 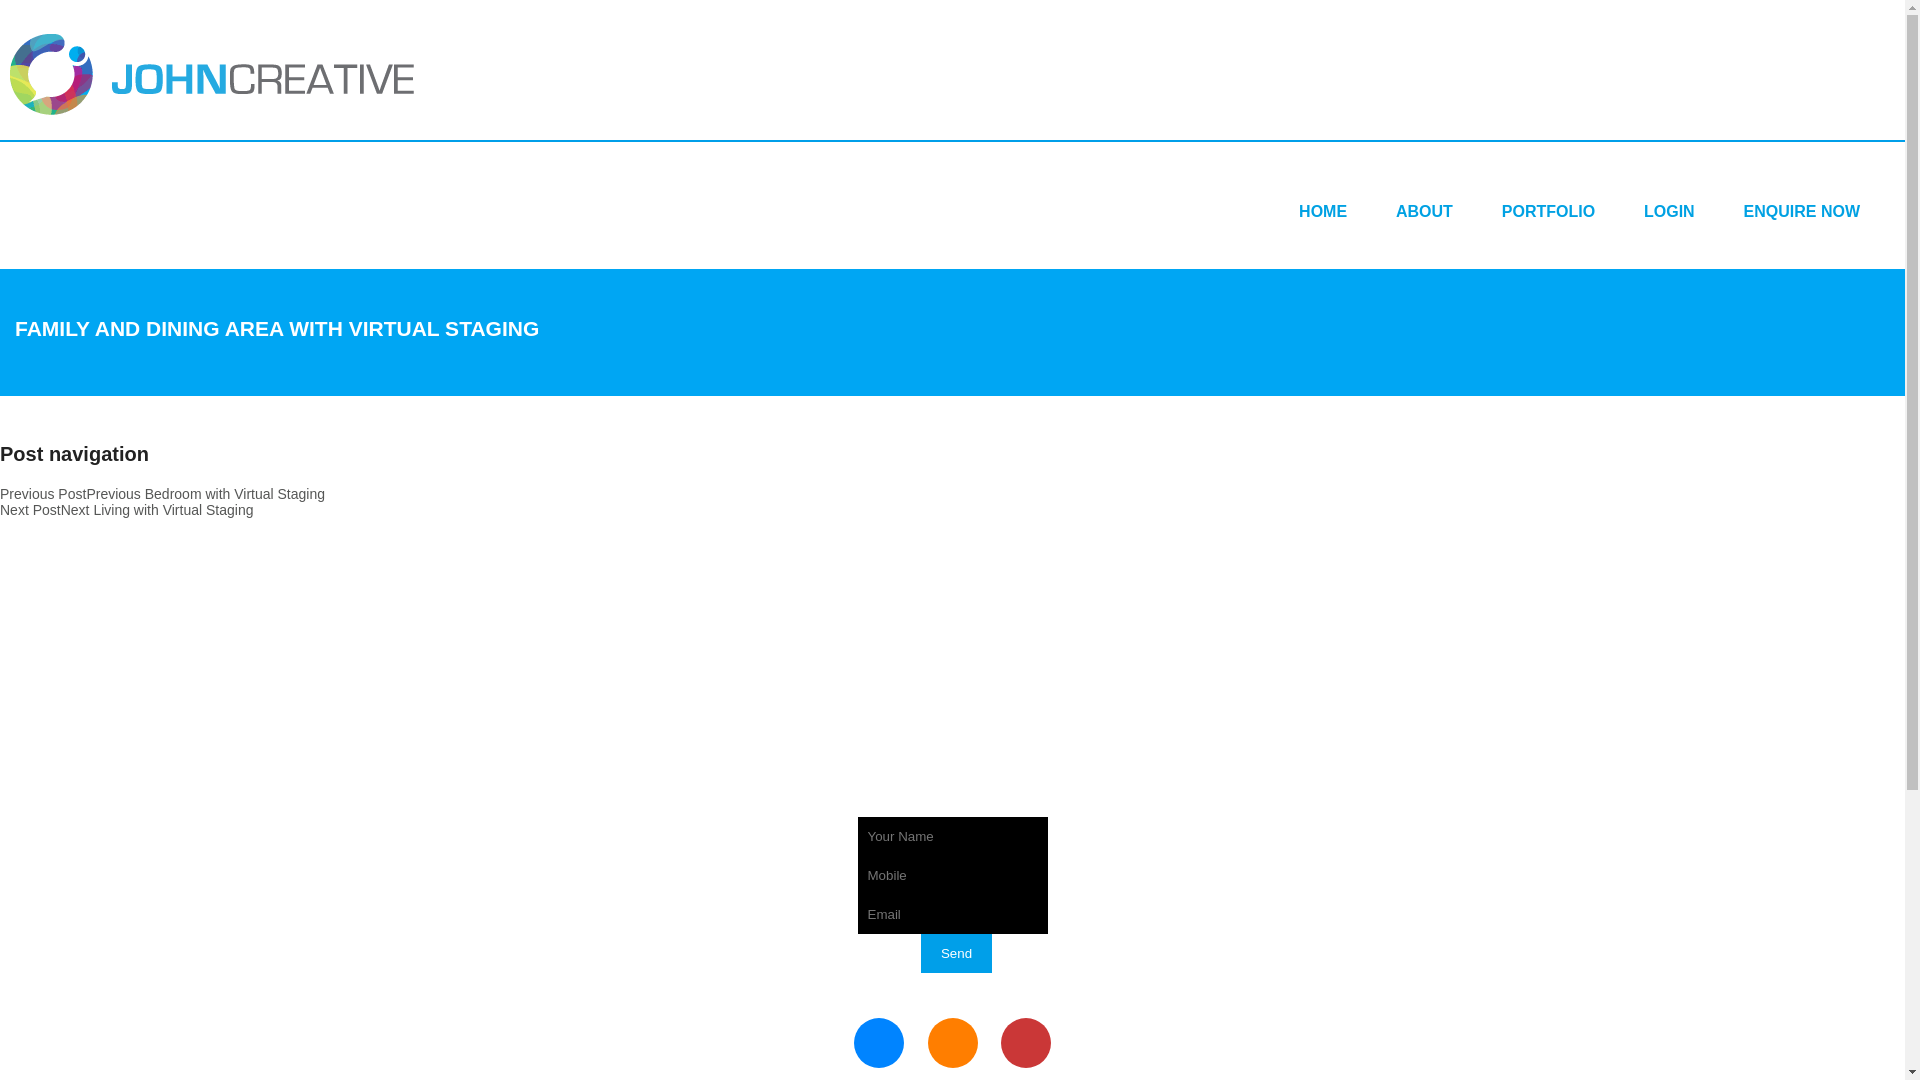 I want to click on 'Next PostNext Living with Virtual Staging', so click(x=125, y=508).